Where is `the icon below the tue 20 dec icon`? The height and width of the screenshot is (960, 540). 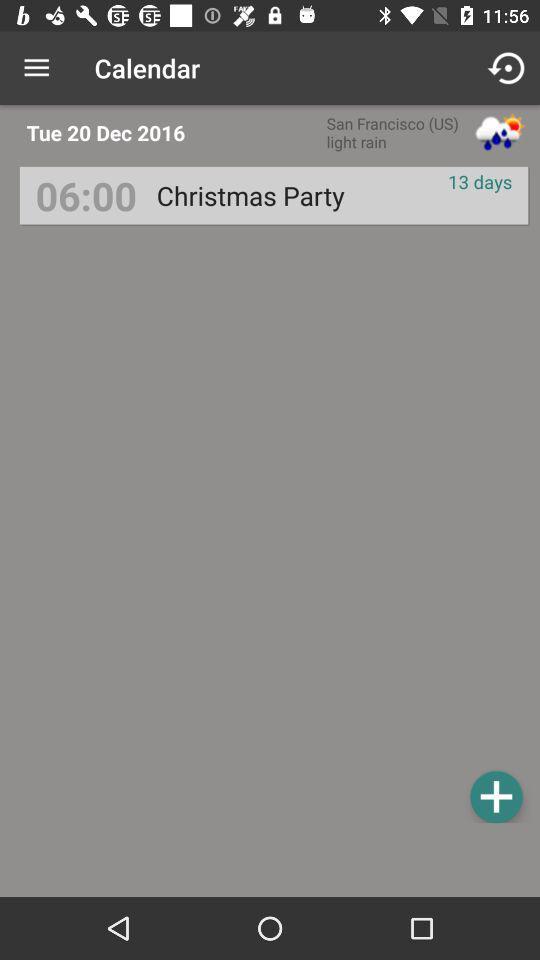 the icon below the tue 20 dec icon is located at coordinates (85, 195).